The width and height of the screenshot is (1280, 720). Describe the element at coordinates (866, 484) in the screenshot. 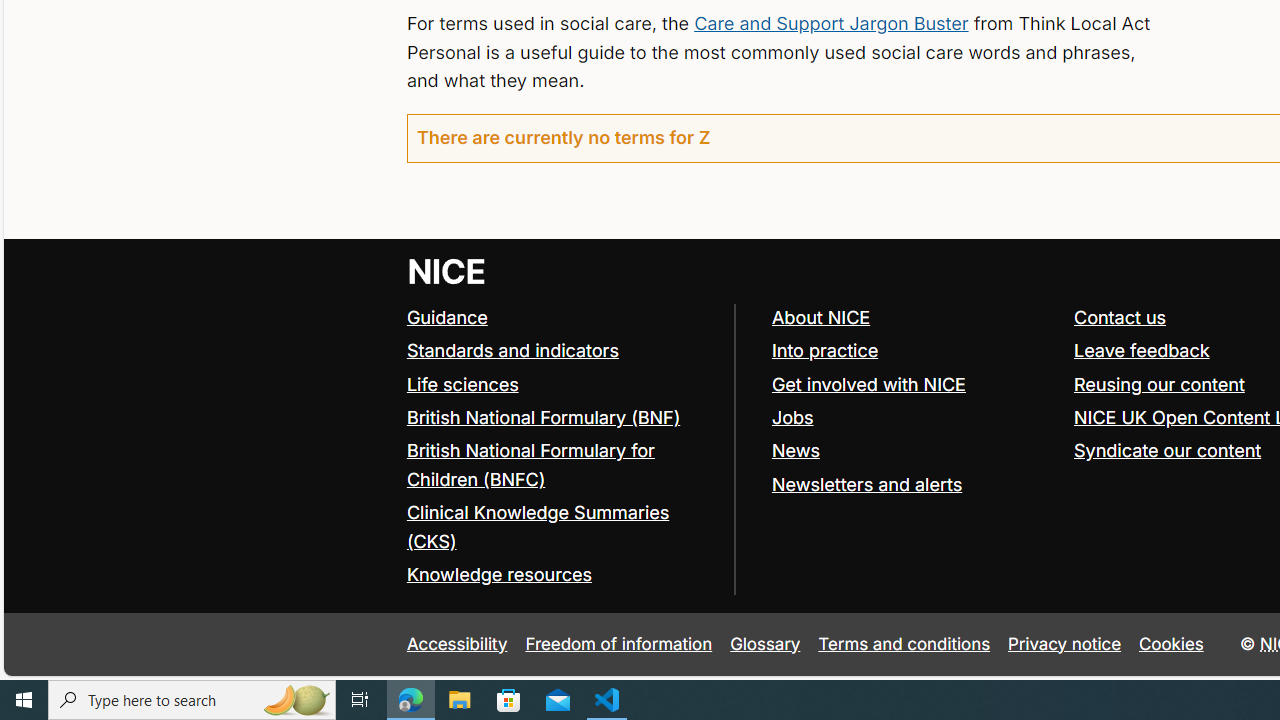

I see `'Newsletters and alerts'` at that location.